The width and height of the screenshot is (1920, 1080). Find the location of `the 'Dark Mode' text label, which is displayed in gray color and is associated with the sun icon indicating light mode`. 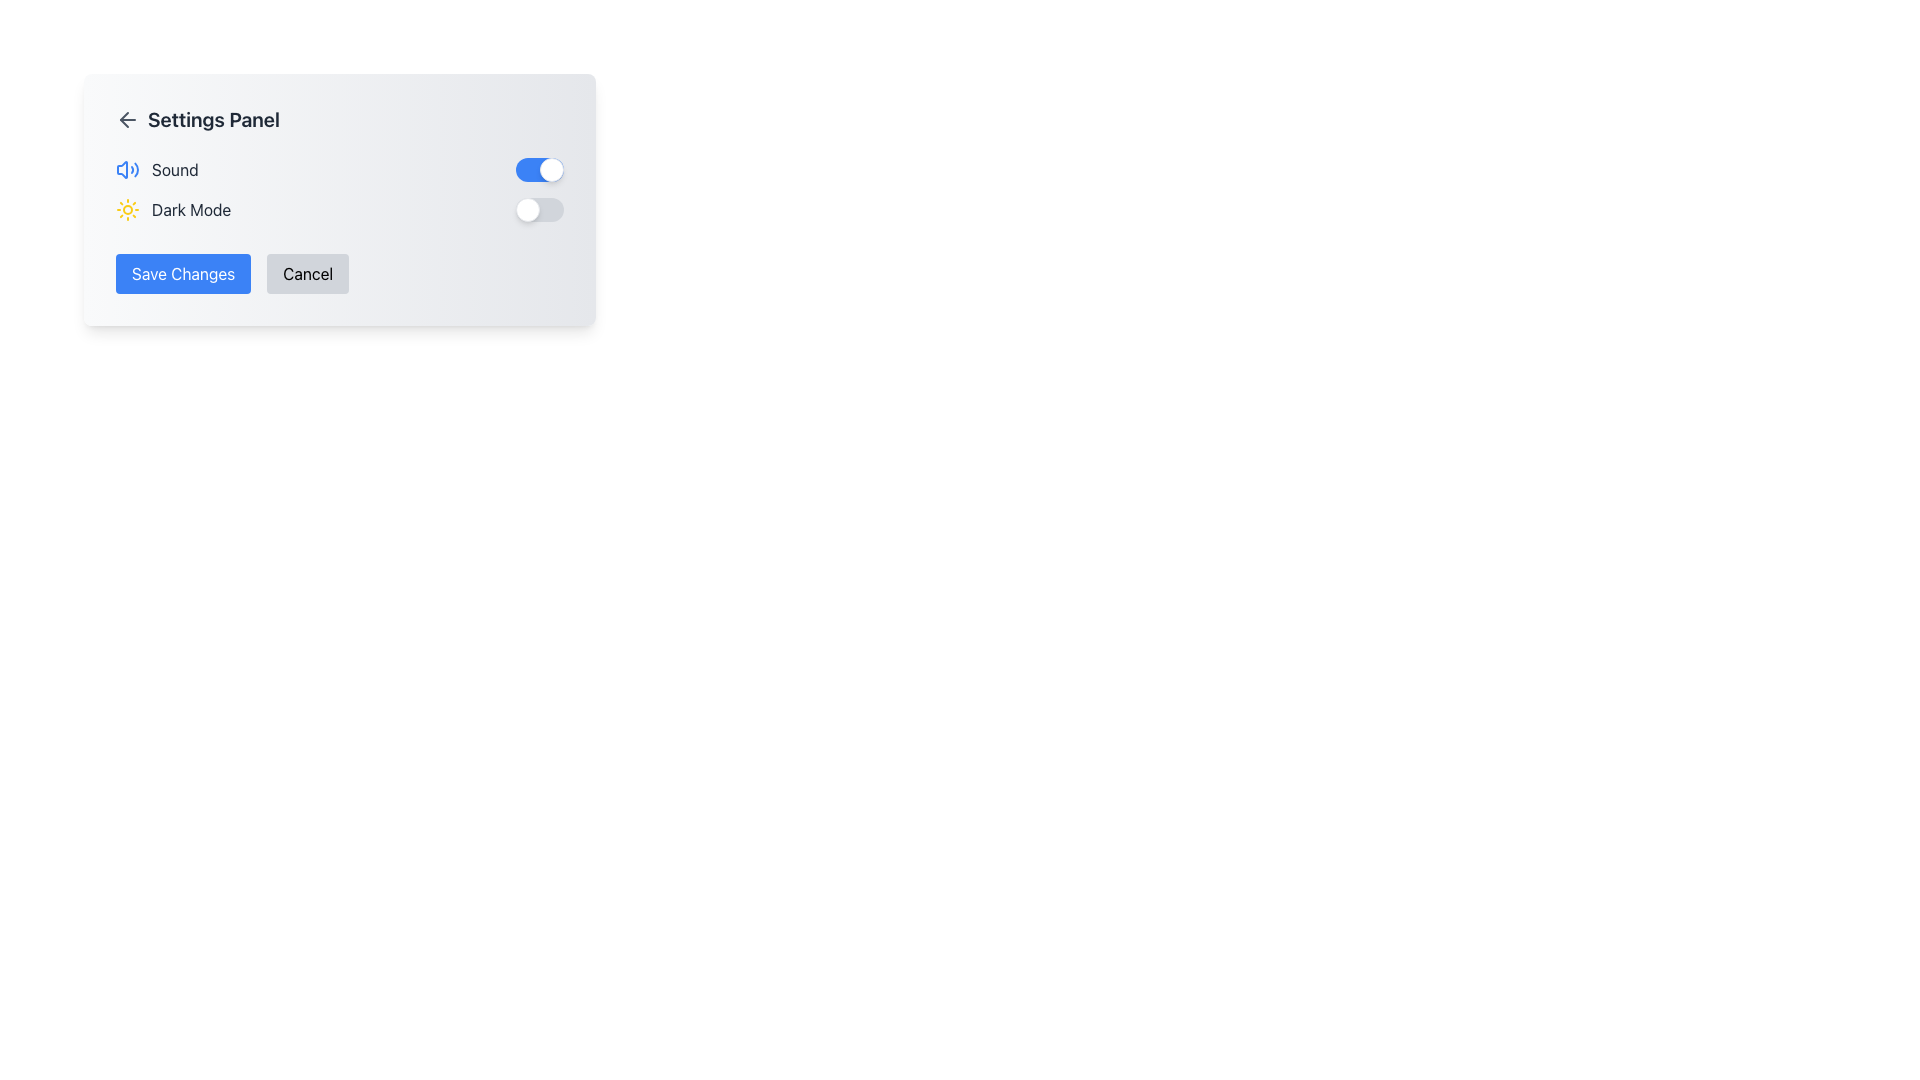

the 'Dark Mode' text label, which is displayed in gray color and is associated with the sun icon indicating light mode is located at coordinates (191, 209).